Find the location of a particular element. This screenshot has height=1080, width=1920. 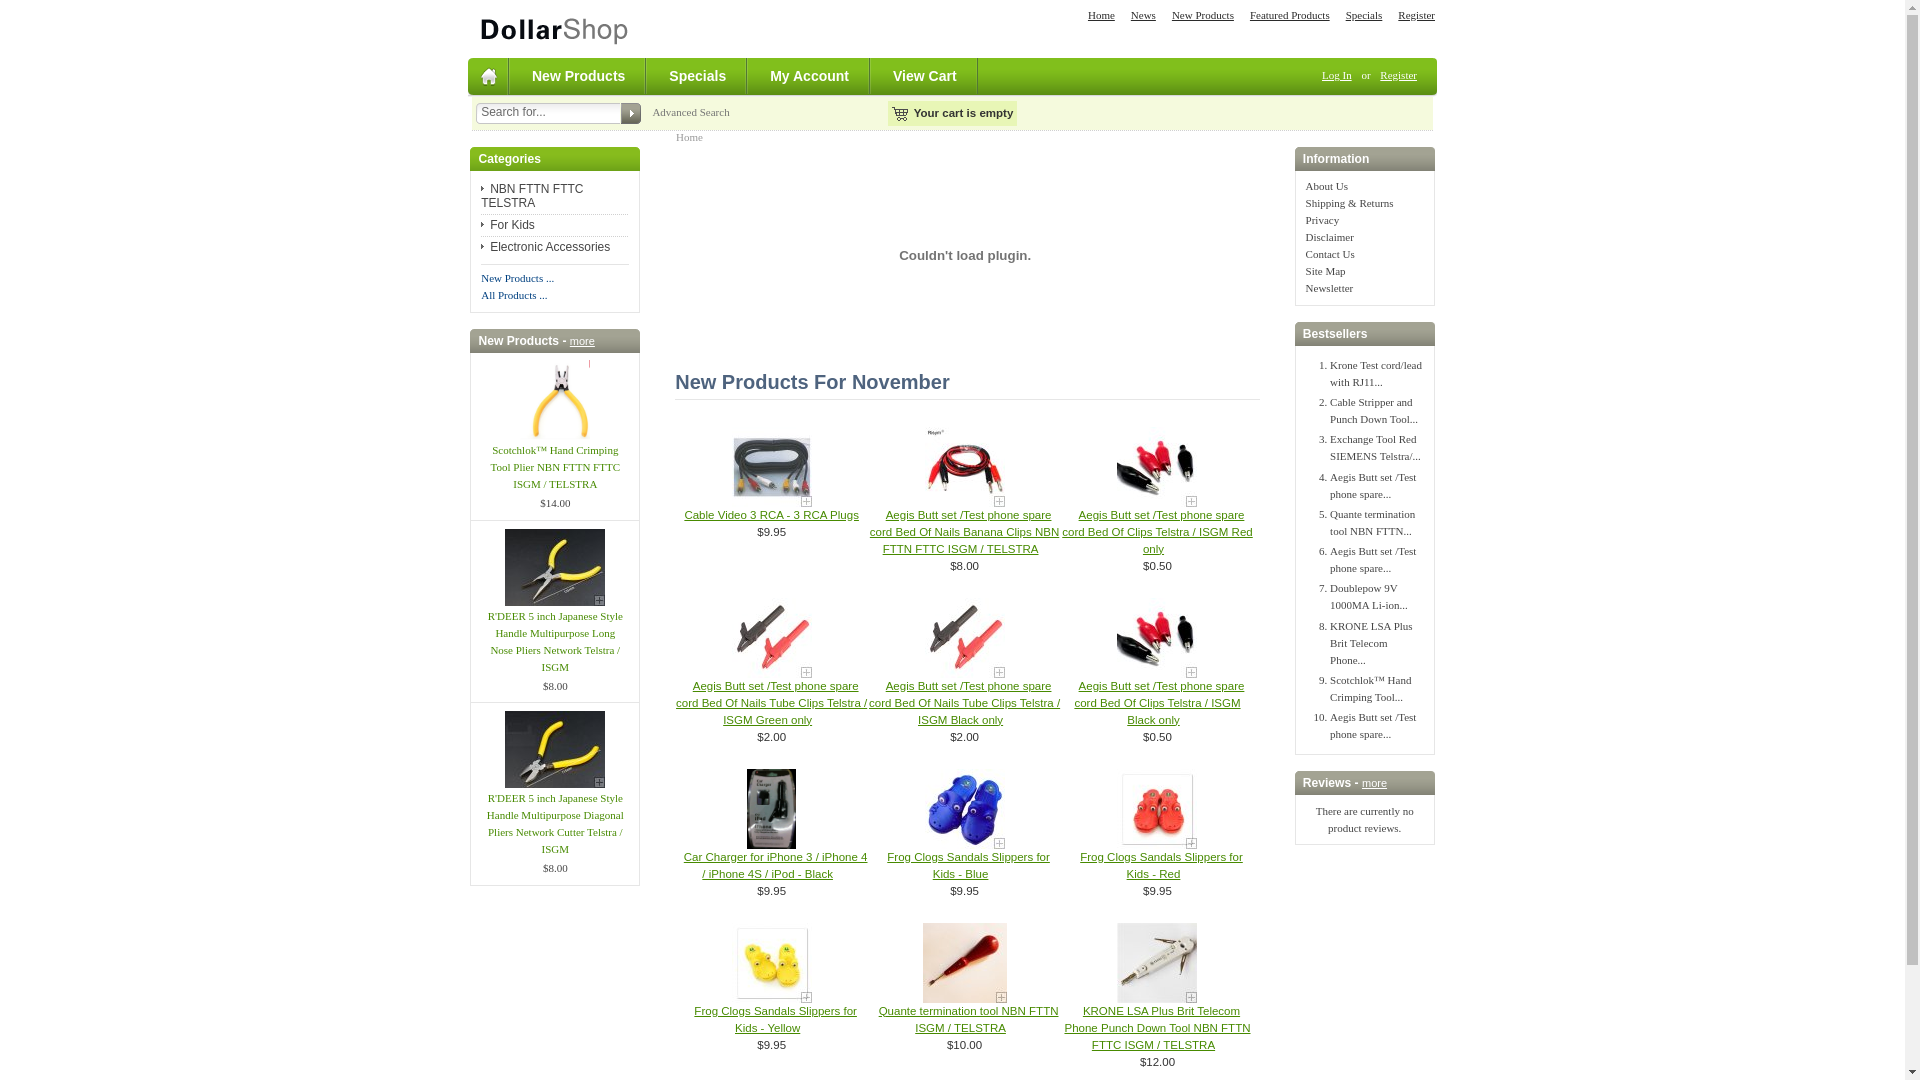

'Electronic Accessories' is located at coordinates (545, 245).